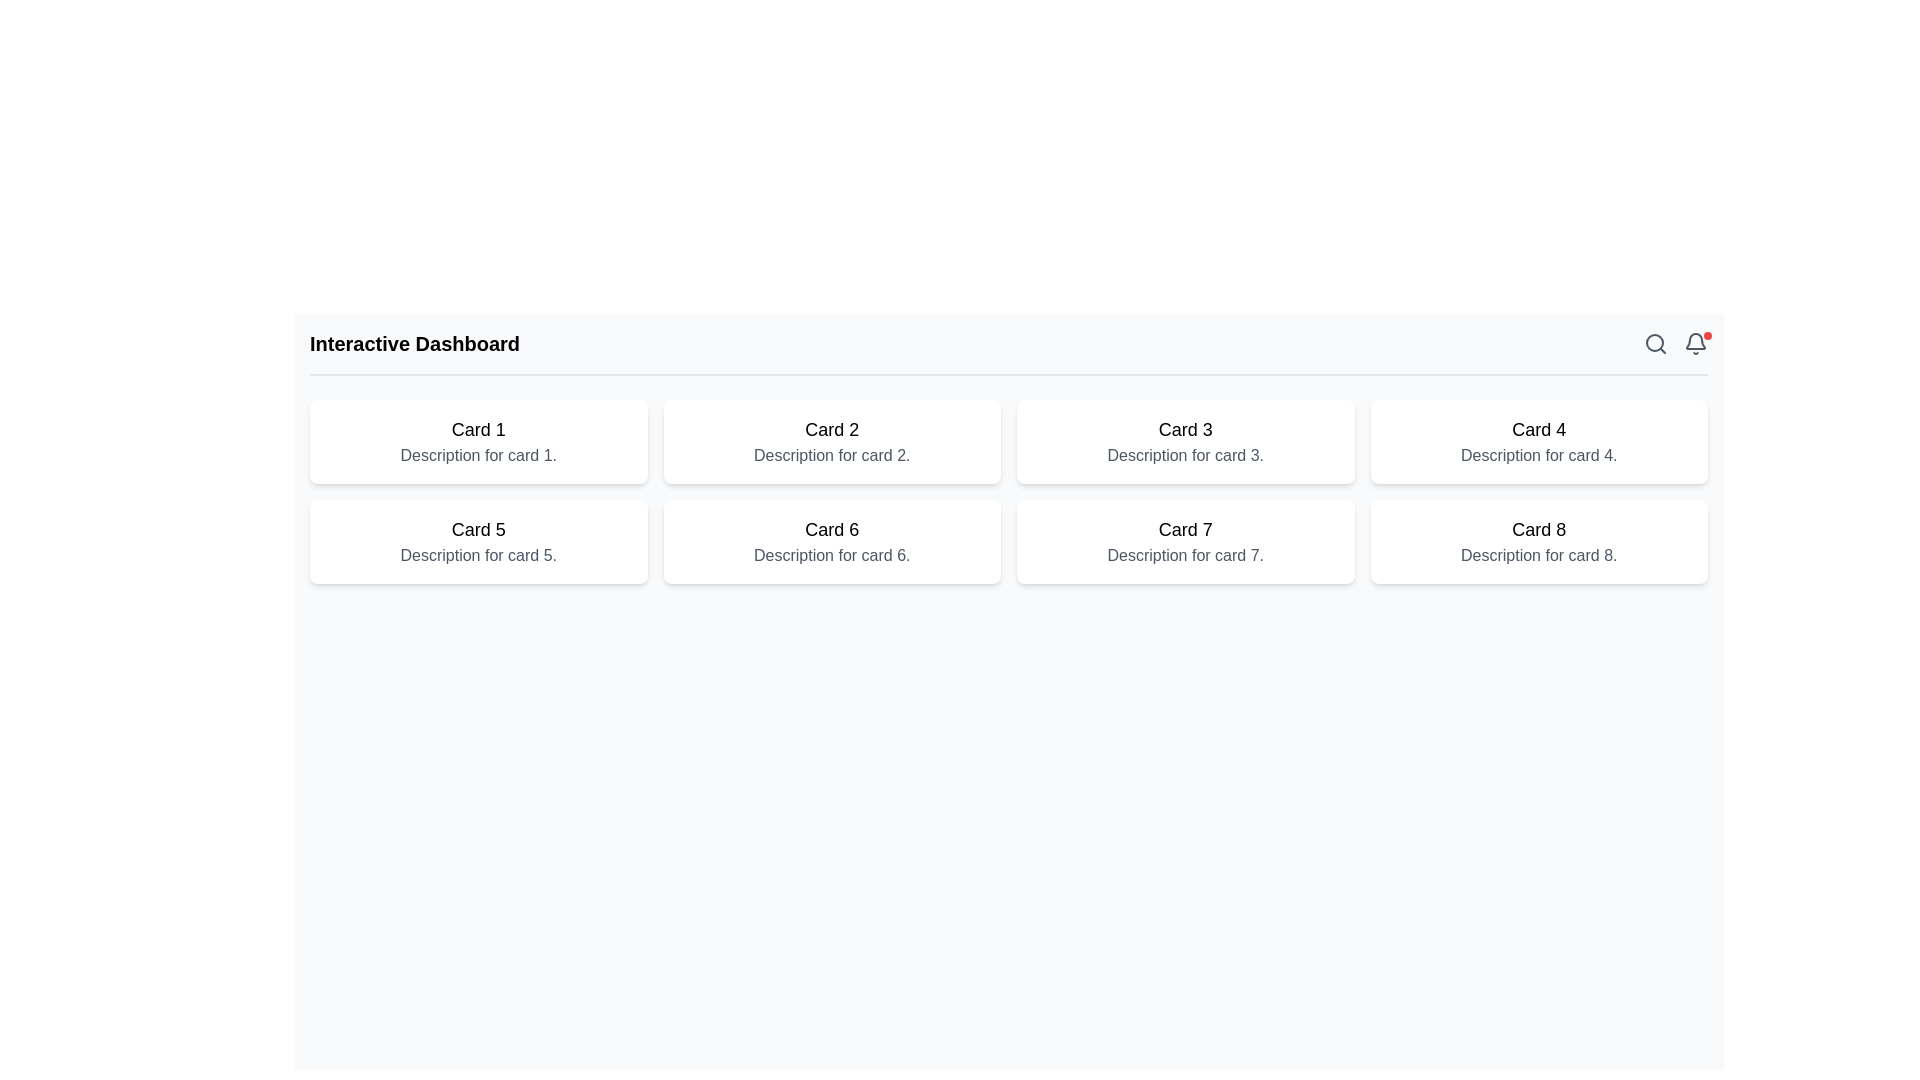 This screenshot has height=1080, width=1920. I want to click on the 'Card 1' component located in the top-left corner of the grid layout, so click(477, 441).